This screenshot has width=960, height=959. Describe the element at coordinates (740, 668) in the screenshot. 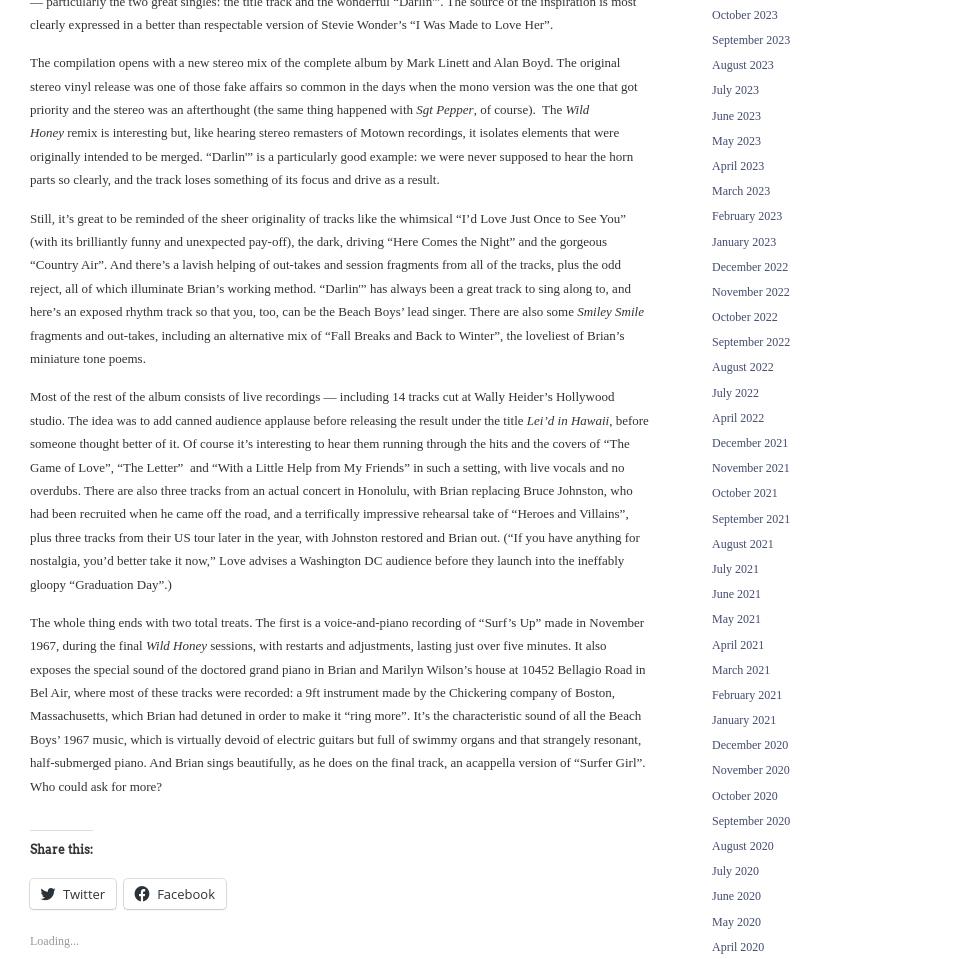

I see `'March 2021'` at that location.